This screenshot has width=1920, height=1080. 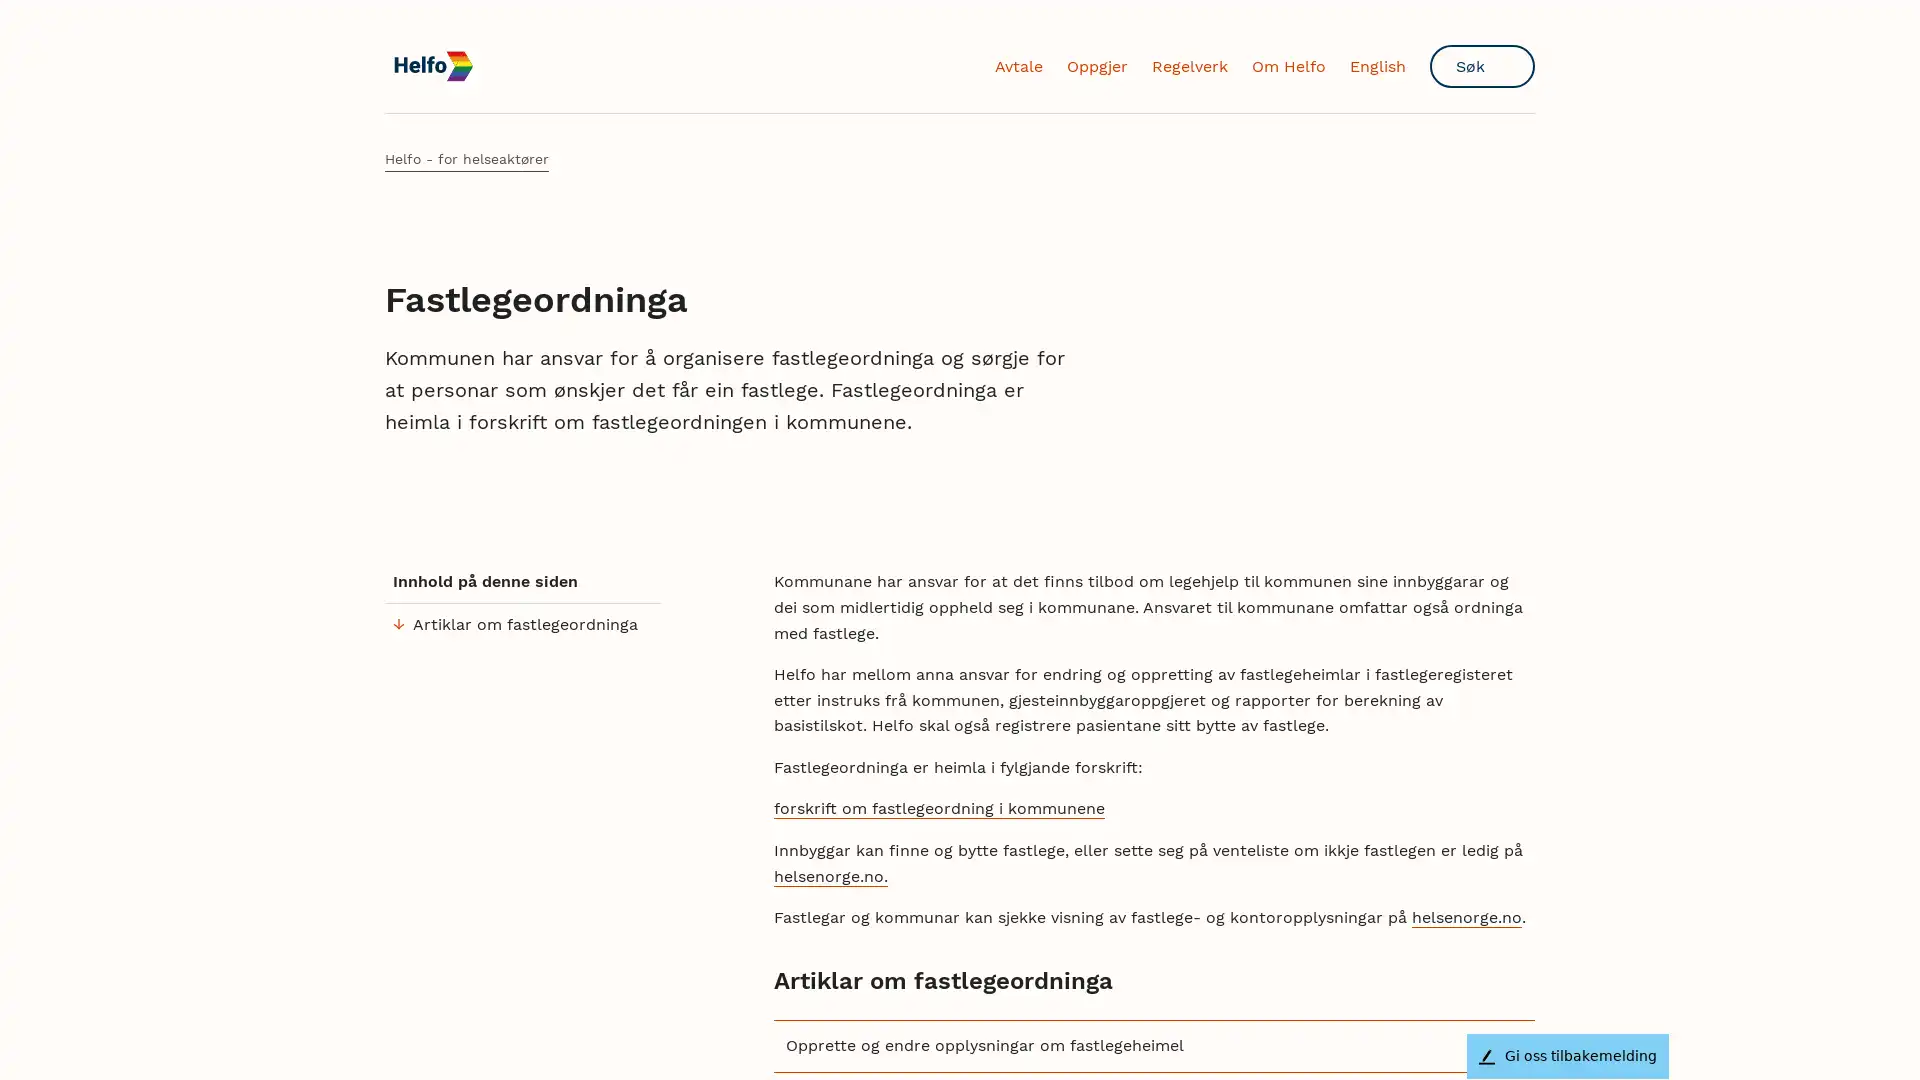 I want to click on Sk, so click(x=1482, y=64).